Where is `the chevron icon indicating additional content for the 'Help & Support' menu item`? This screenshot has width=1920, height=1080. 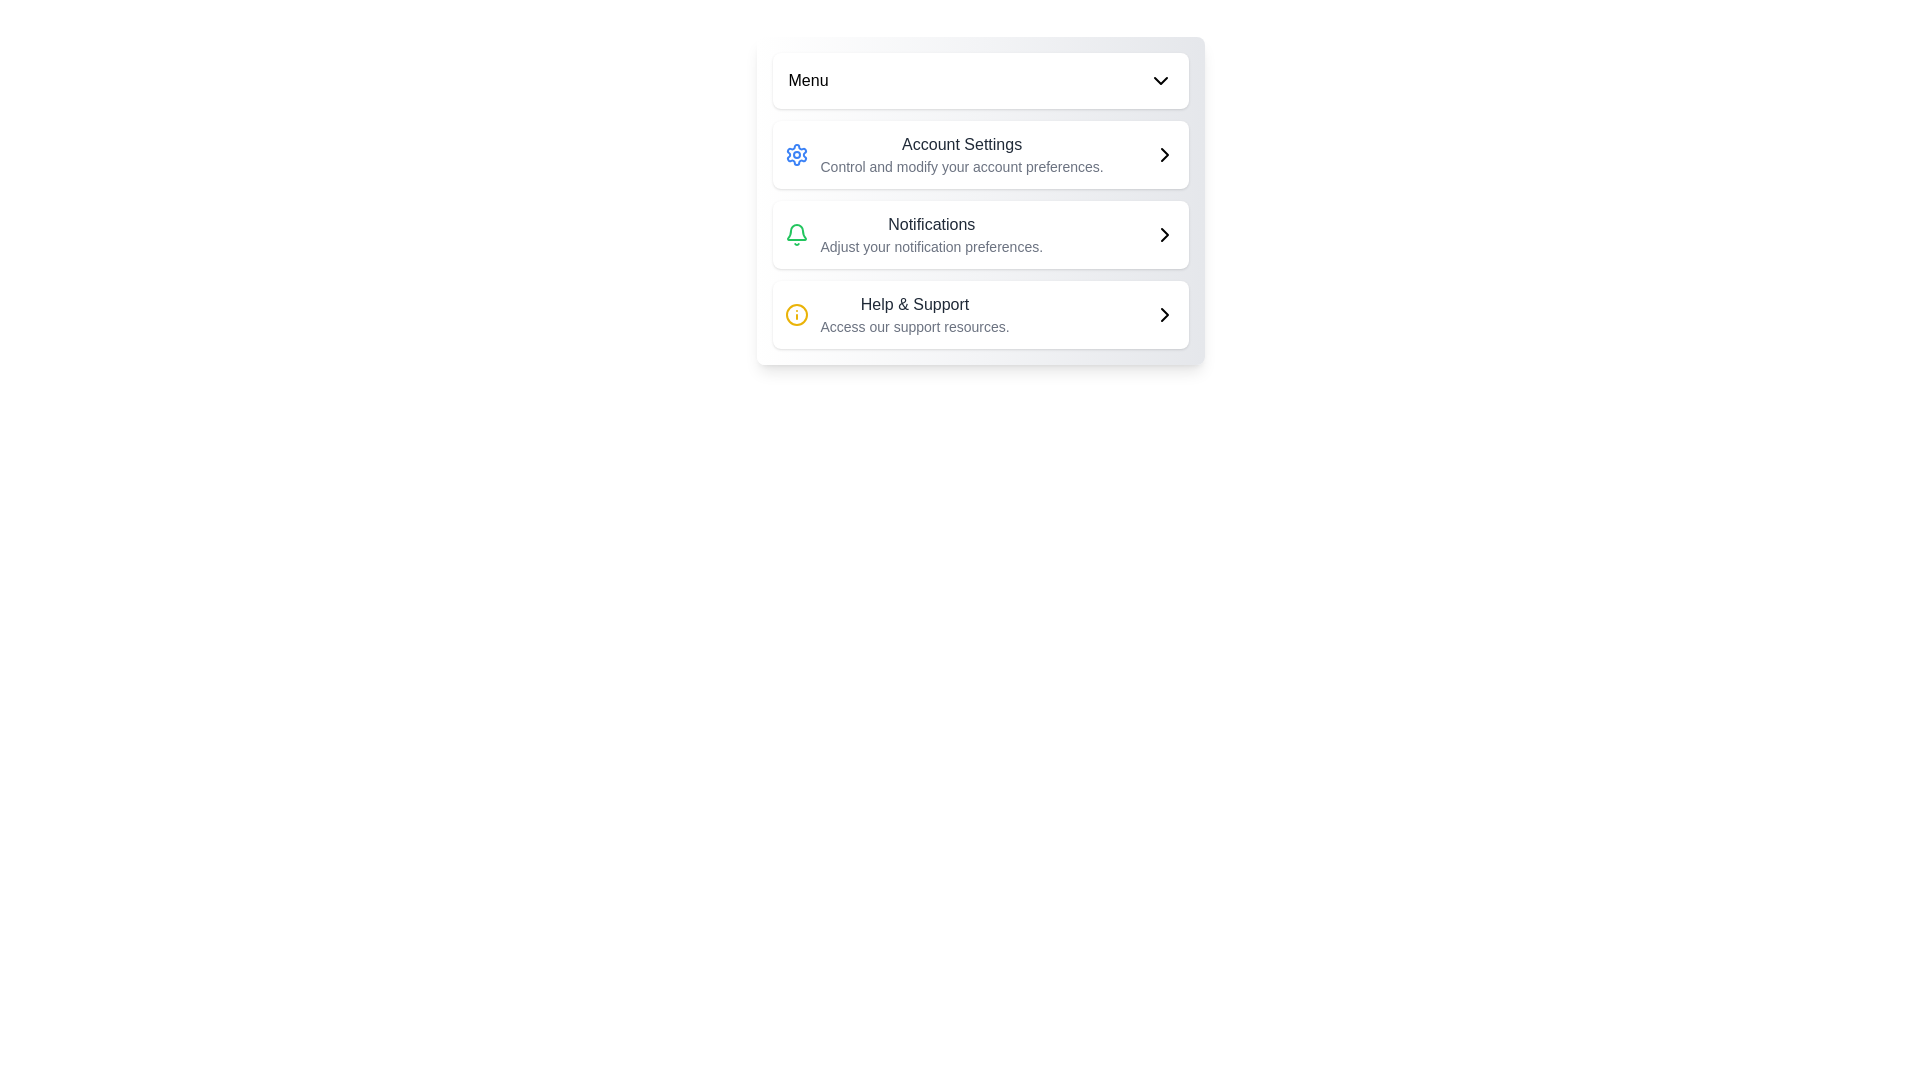 the chevron icon indicating additional content for the 'Help & Support' menu item is located at coordinates (1164, 315).